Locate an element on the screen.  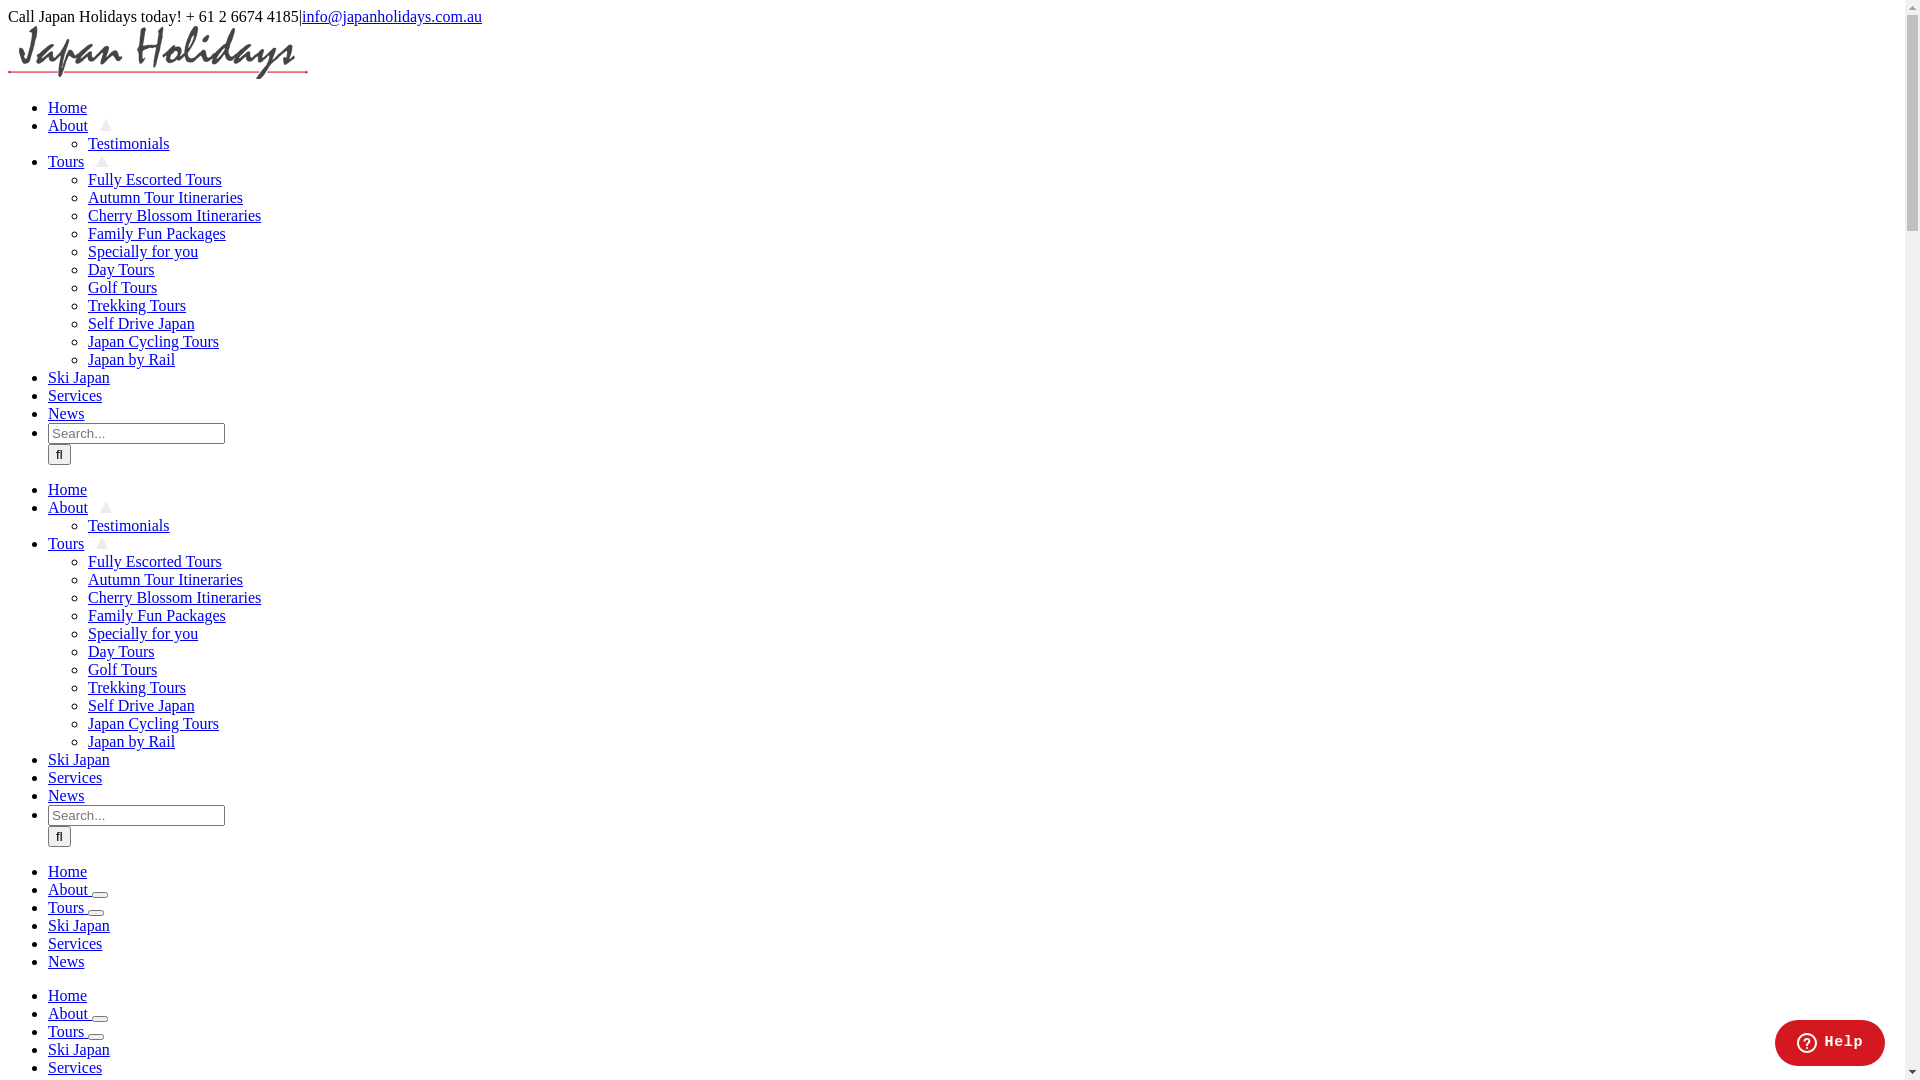
'Autumn Tour Itineraries' is located at coordinates (165, 579).